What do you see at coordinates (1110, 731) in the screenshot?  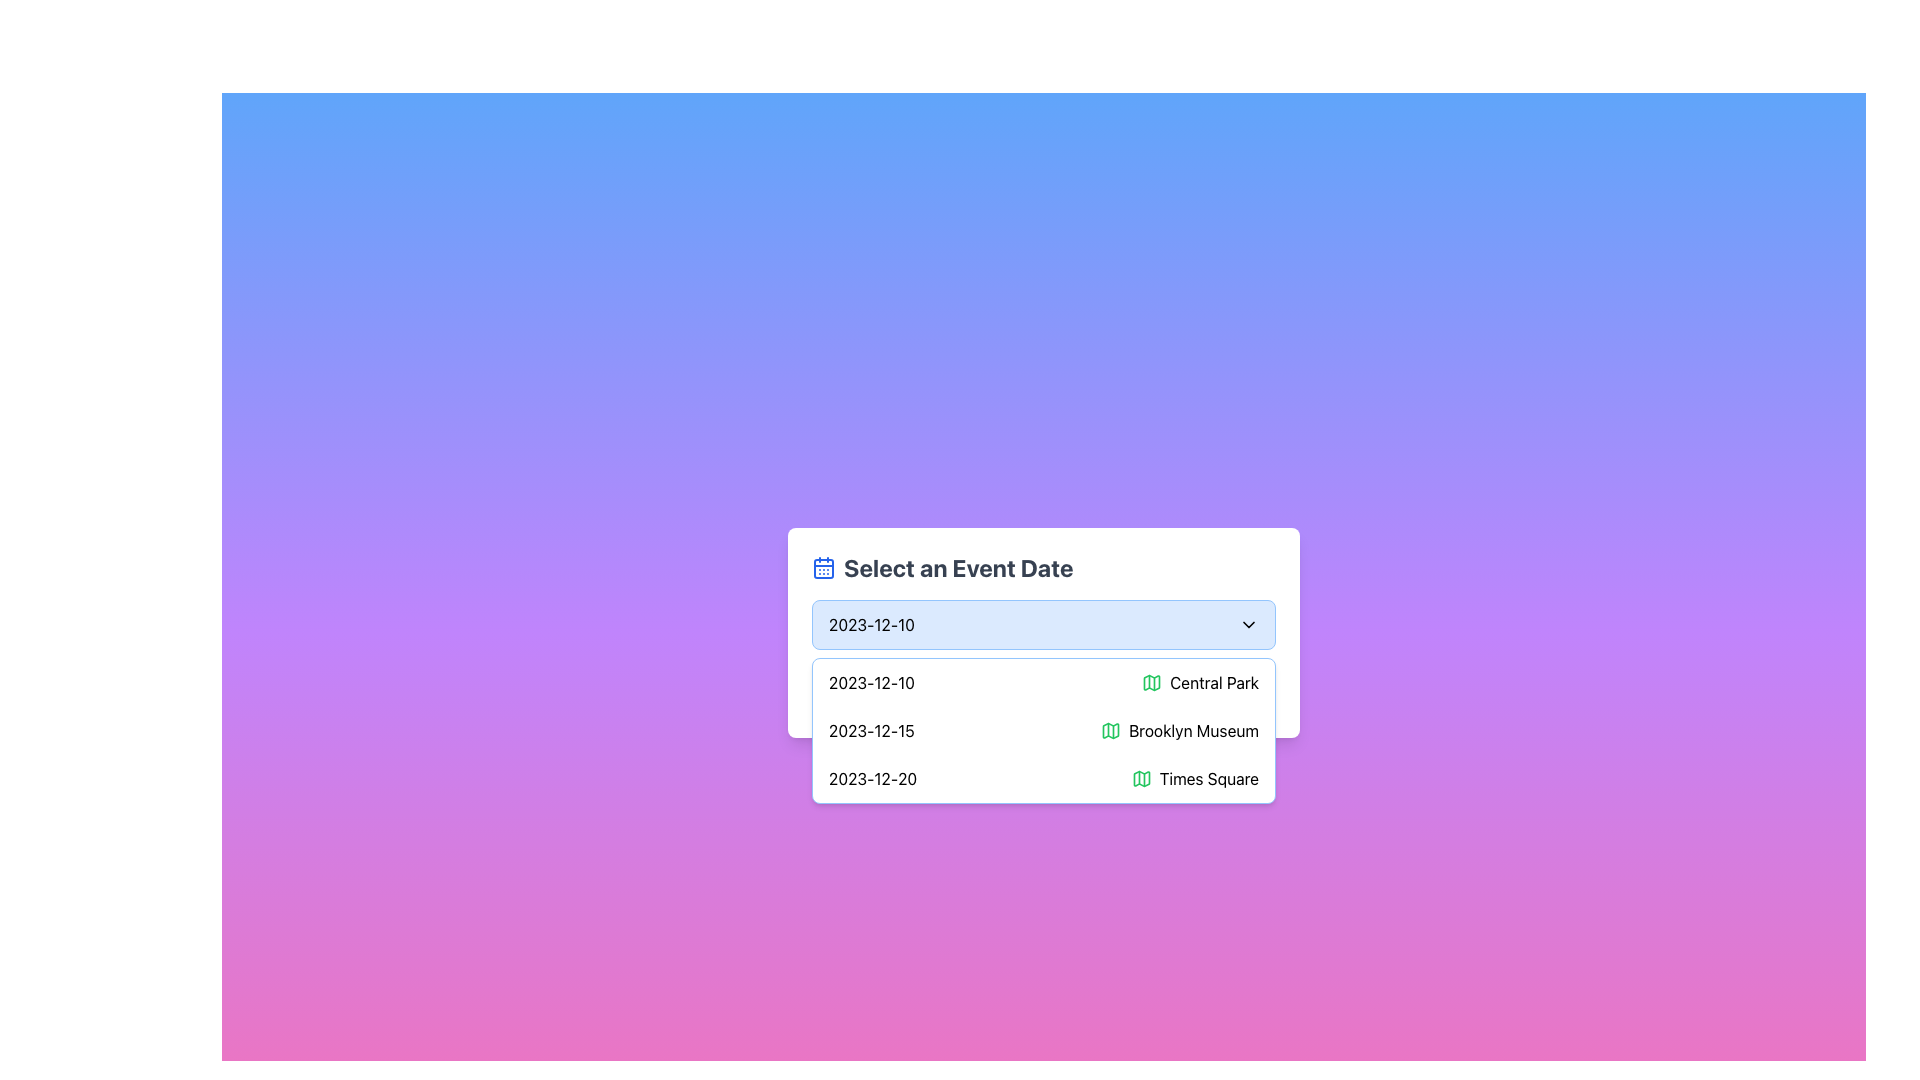 I see `the green map icon adjacent to the 'Central Park' text in the dropdown menu under 'Select an Event Date' for the date '2023-12-10'` at bounding box center [1110, 731].